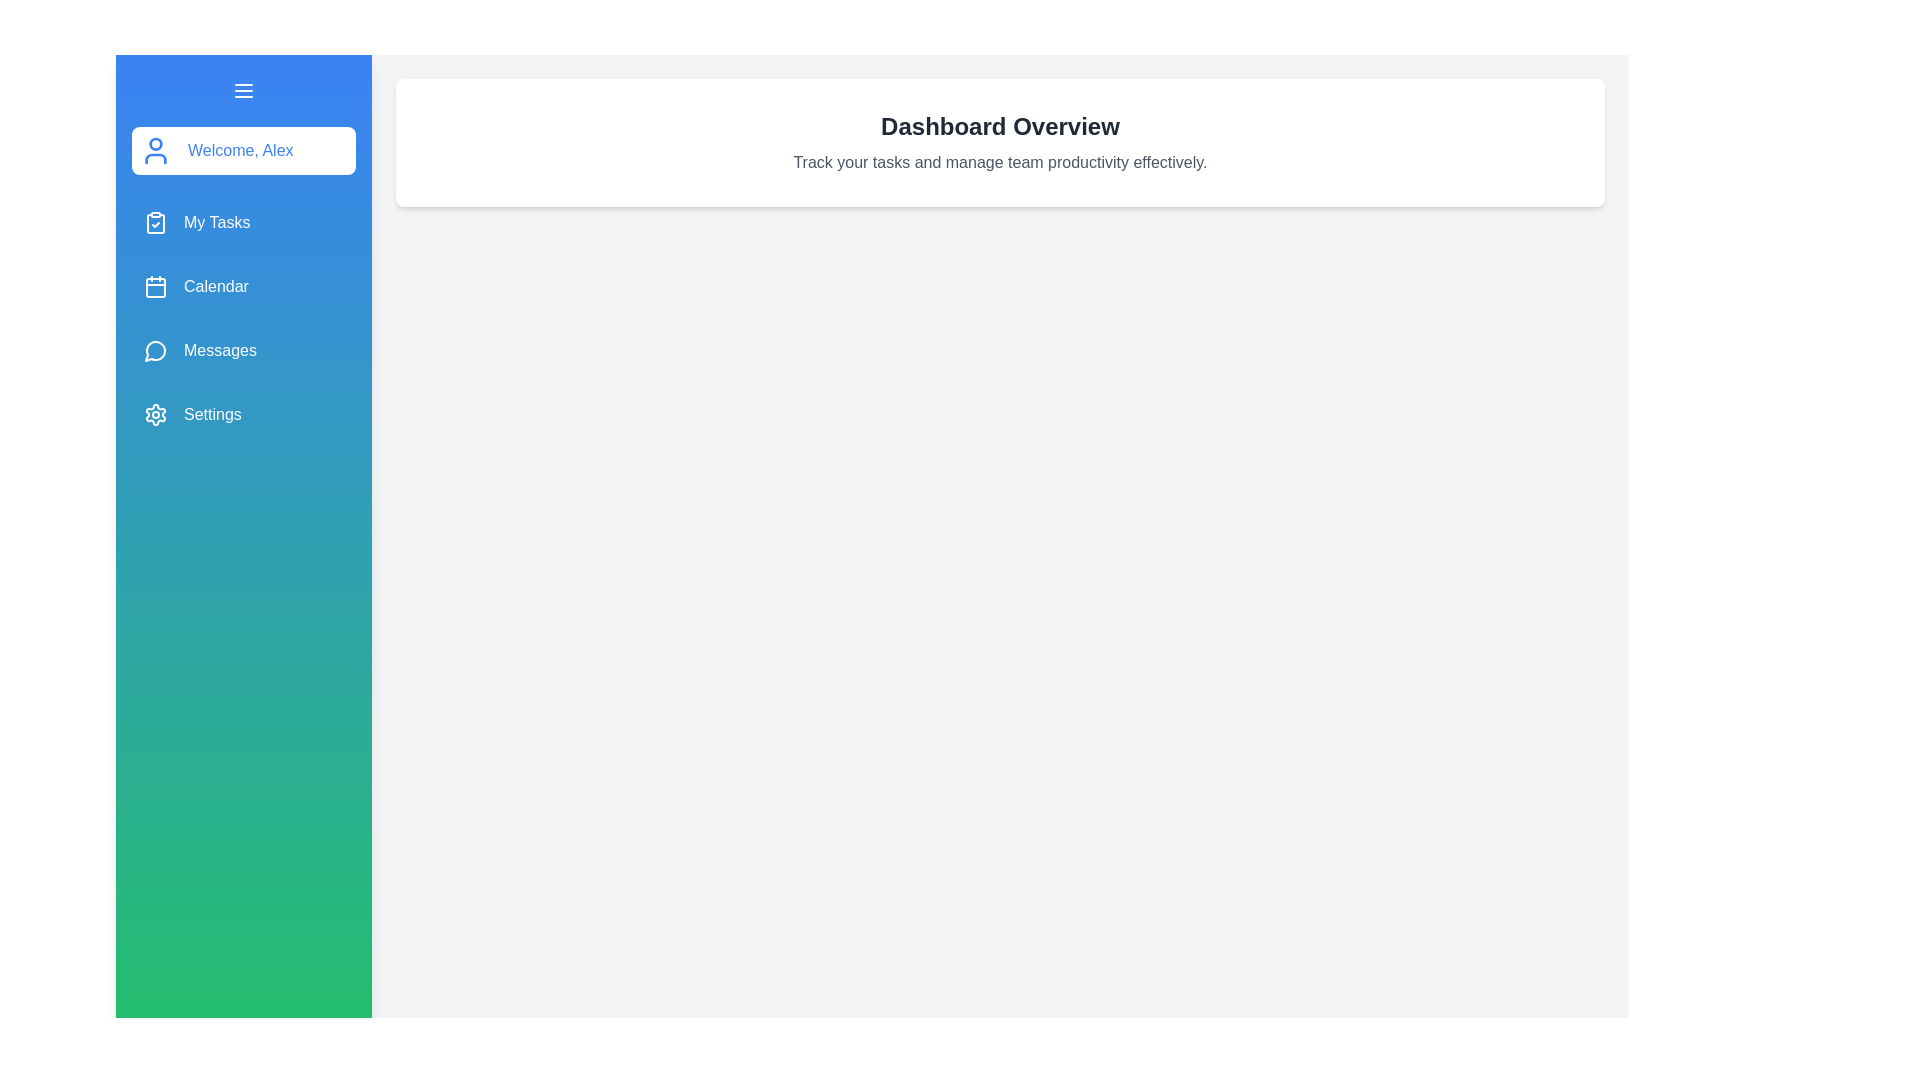 The height and width of the screenshot is (1080, 1920). Describe the element at coordinates (243, 286) in the screenshot. I see `the 'Calendar' menu item in the sidebar` at that location.